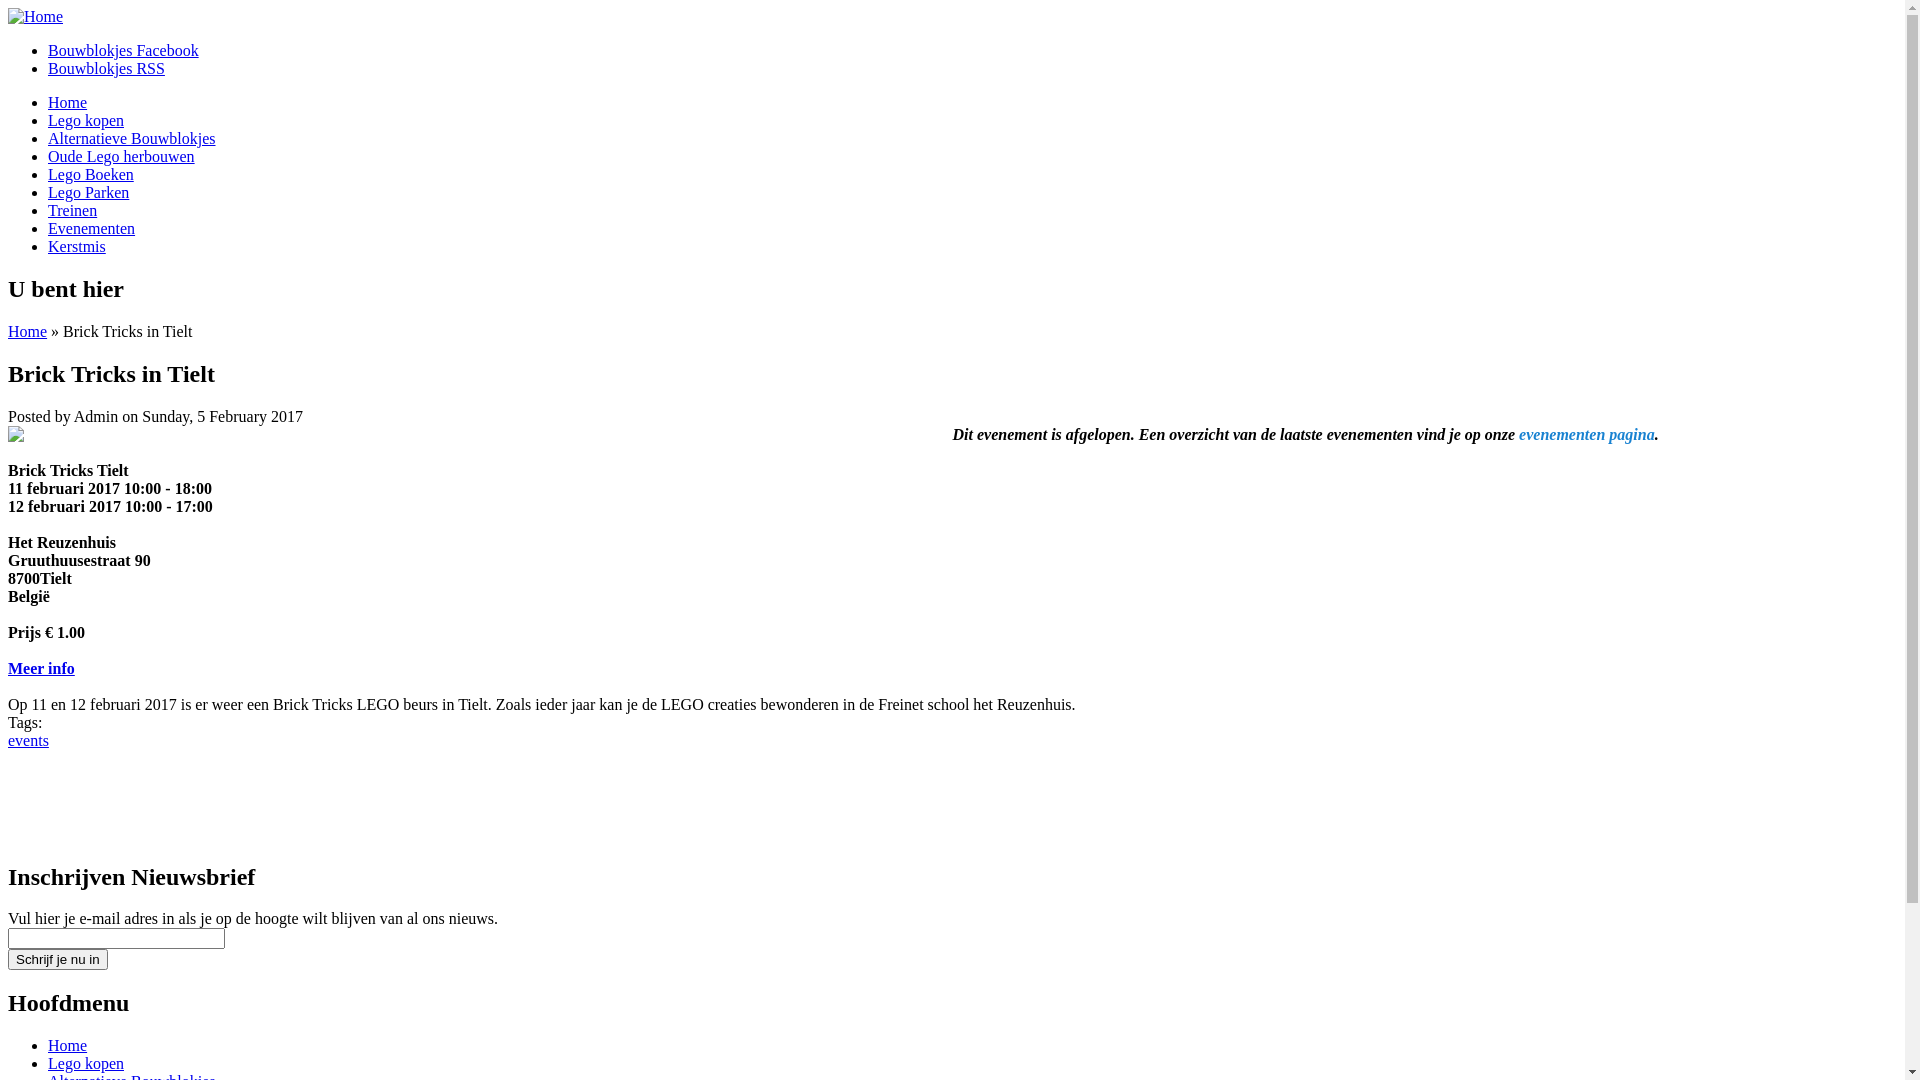  What do you see at coordinates (48, 173) in the screenshot?
I see `'Lego Boeken'` at bounding box center [48, 173].